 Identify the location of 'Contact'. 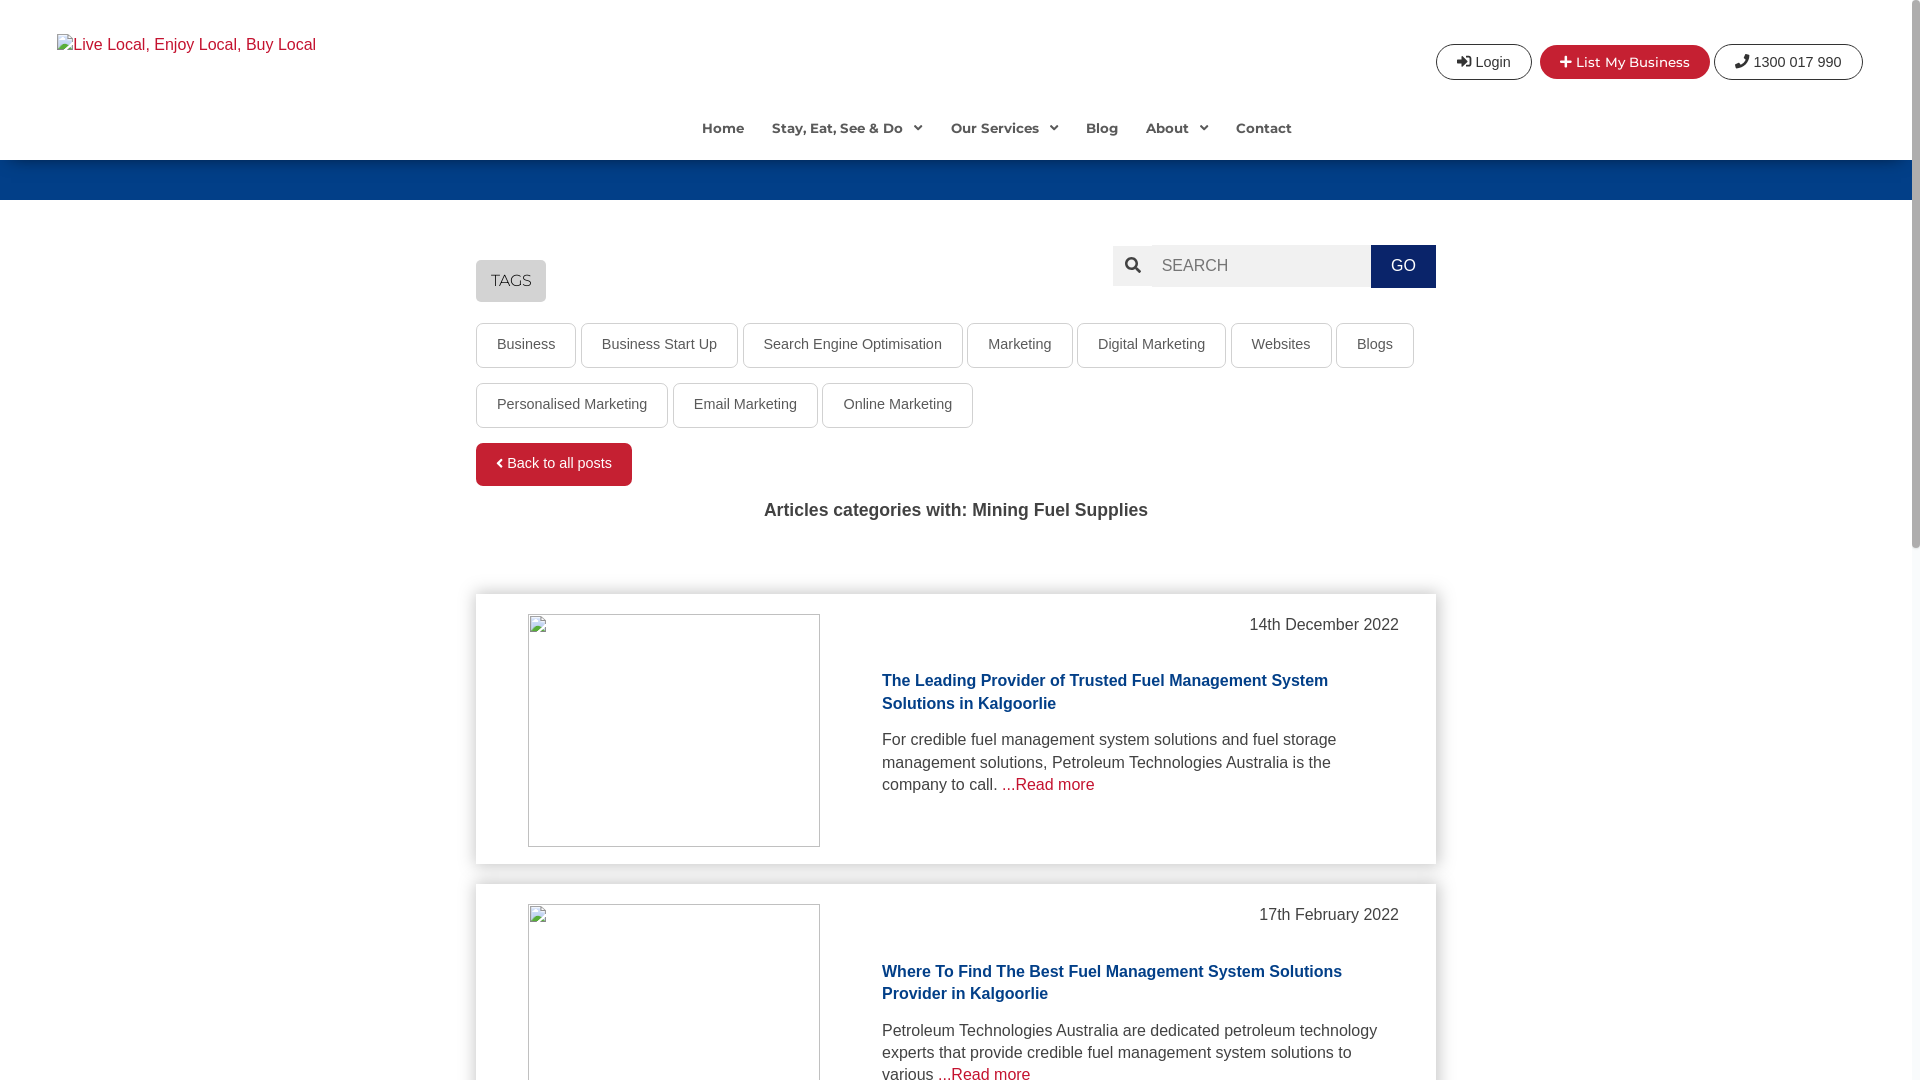
(1262, 141).